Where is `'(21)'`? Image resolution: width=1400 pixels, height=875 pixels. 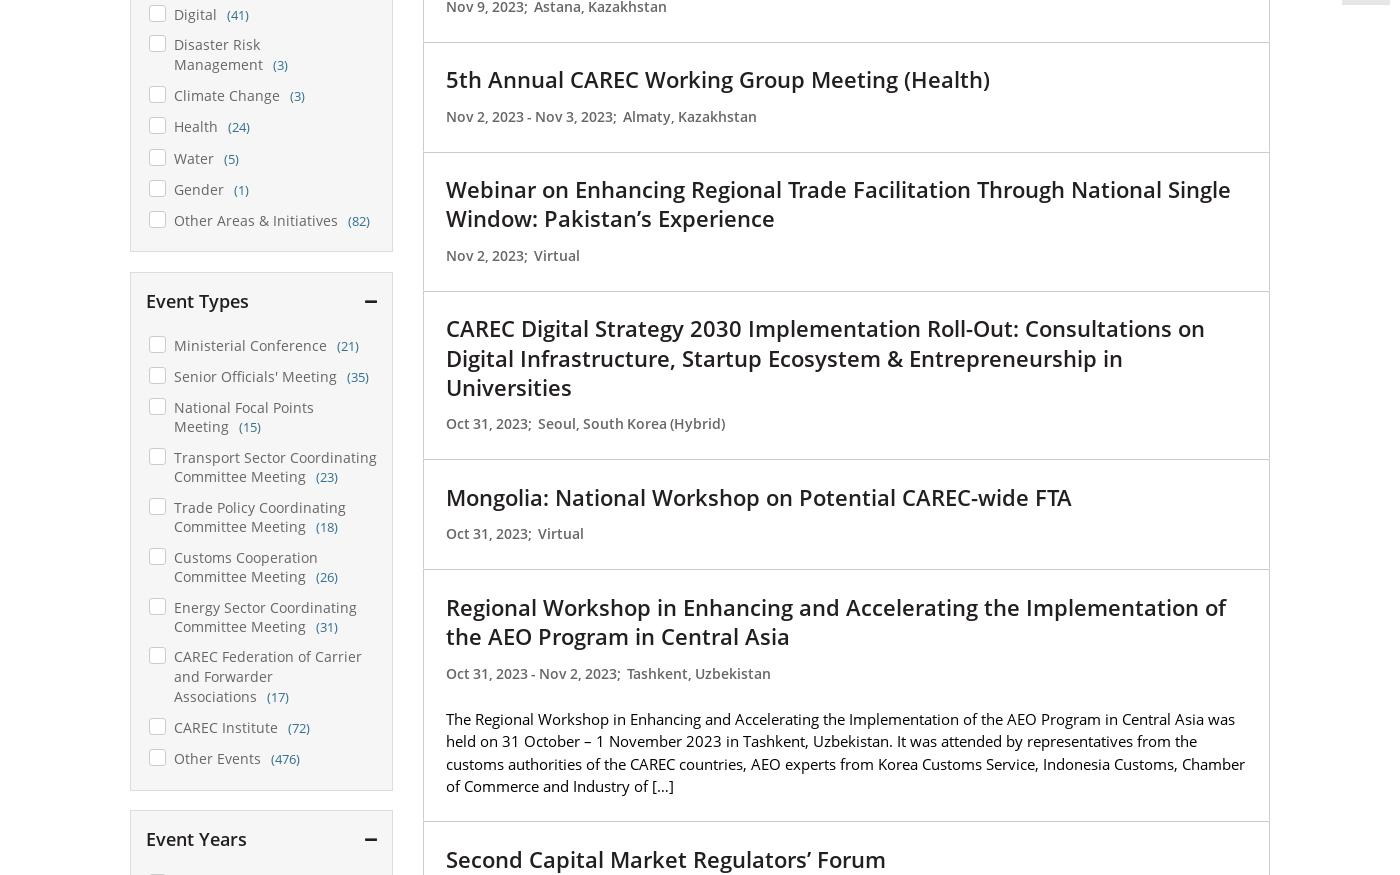 '(21)' is located at coordinates (347, 345).